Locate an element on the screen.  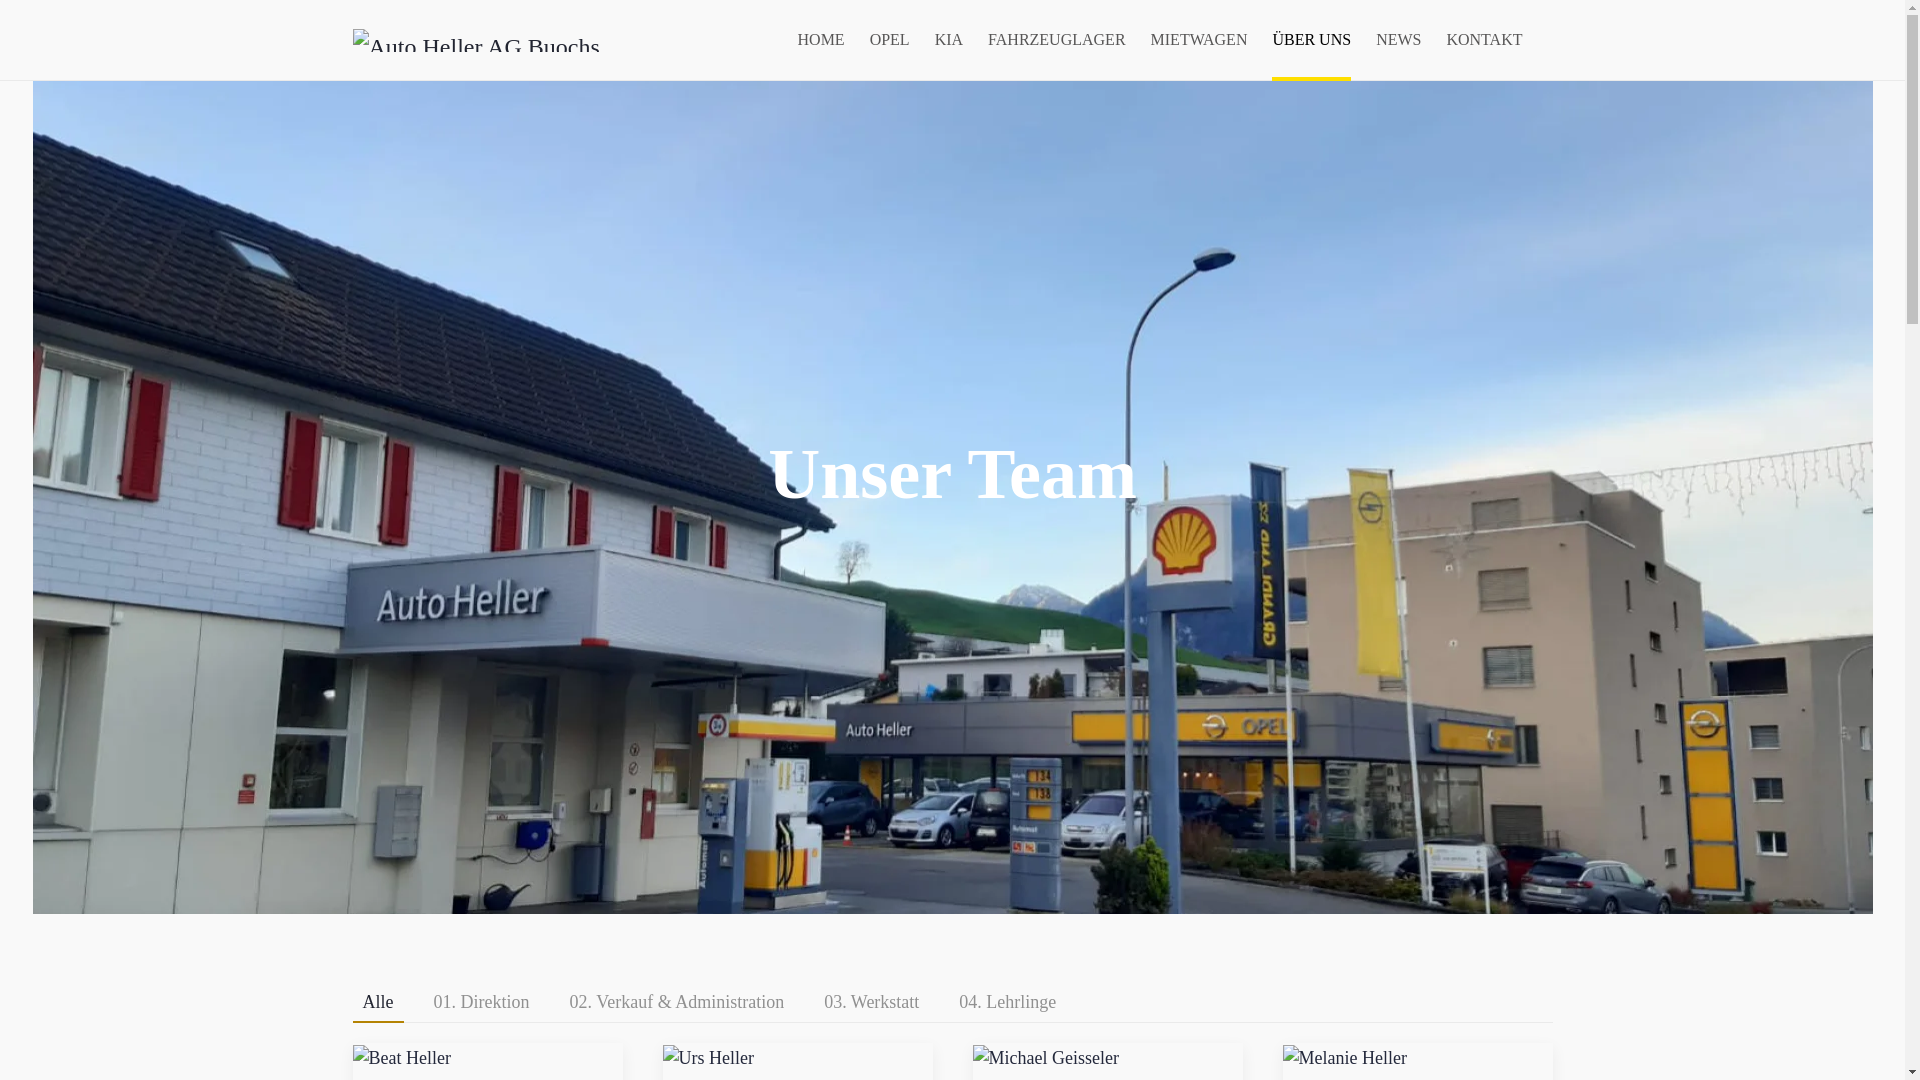
'Alle' is located at coordinates (351, 1003).